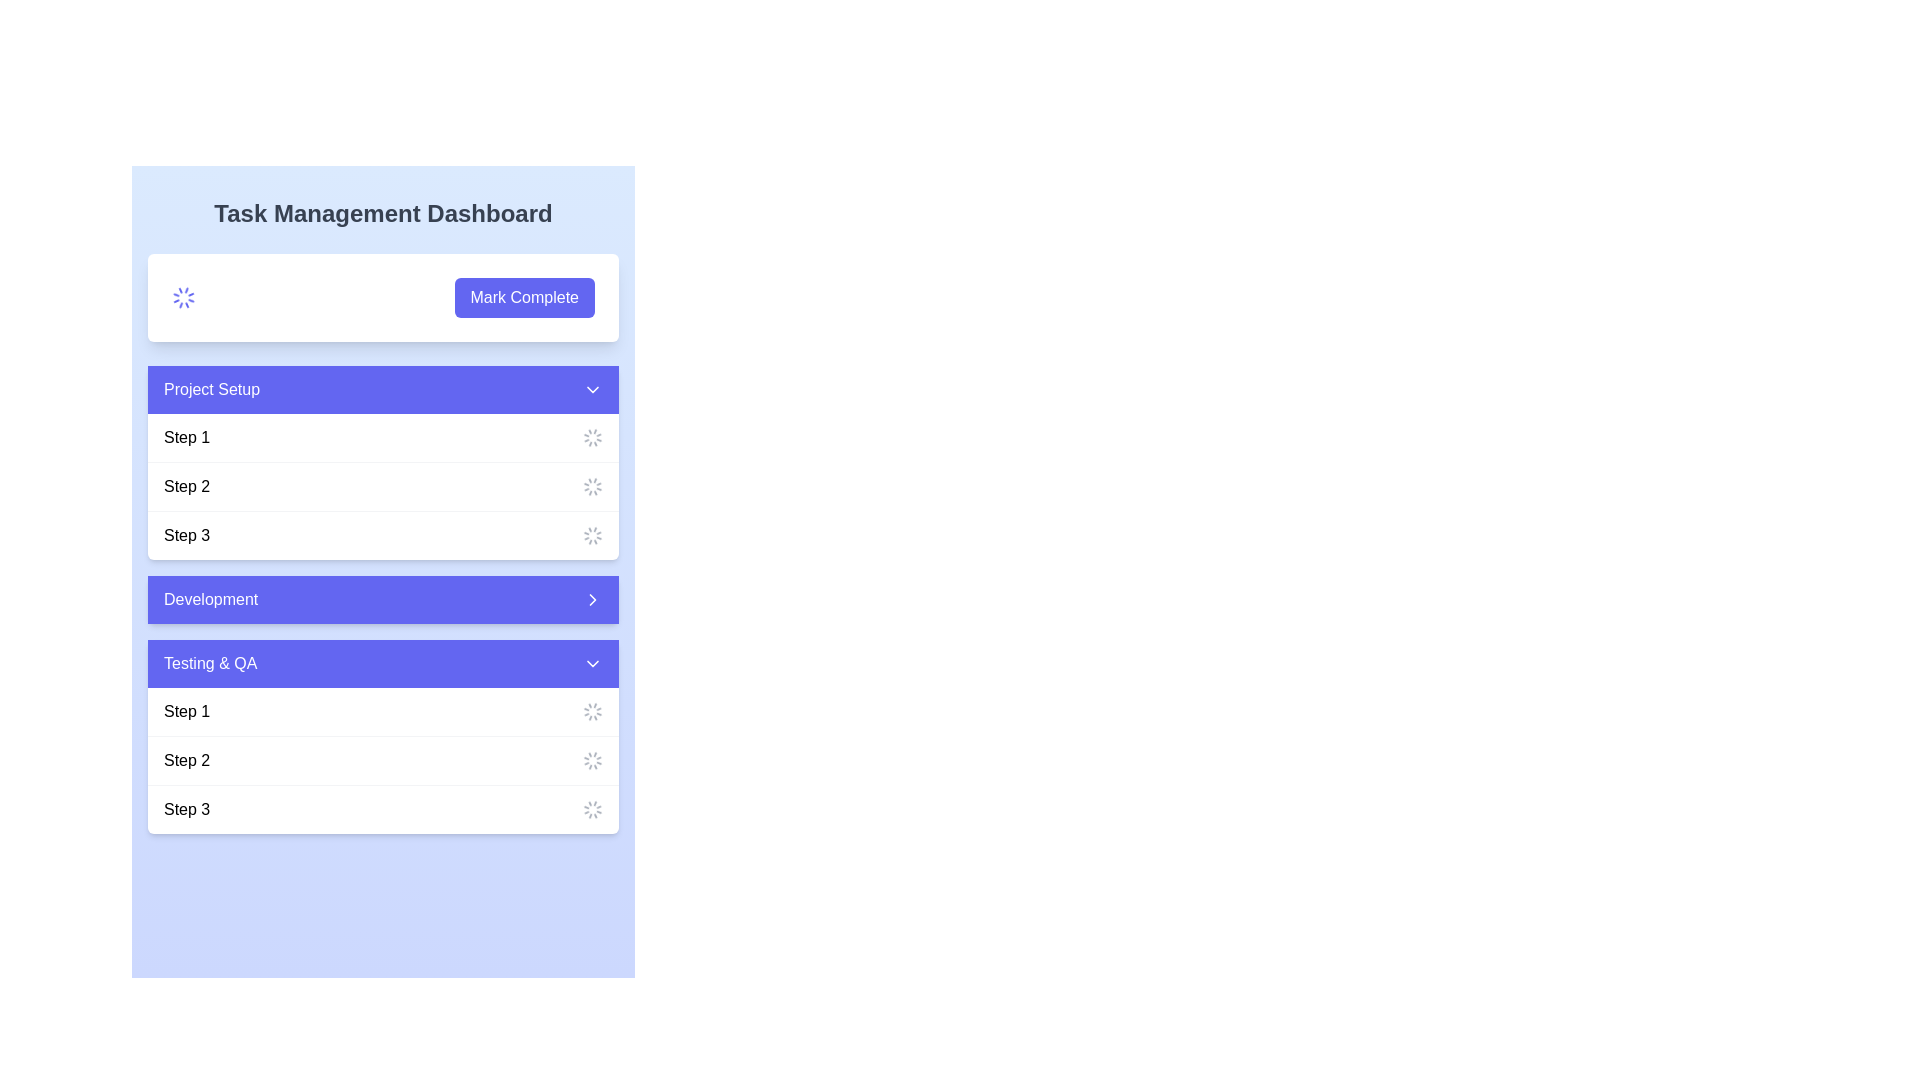  Describe the element at coordinates (592, 599) in the screenshot. I see `the right-facing chevron icon located to the far-right side of the 'Development' section header in the vertical navigation panel` at that location.